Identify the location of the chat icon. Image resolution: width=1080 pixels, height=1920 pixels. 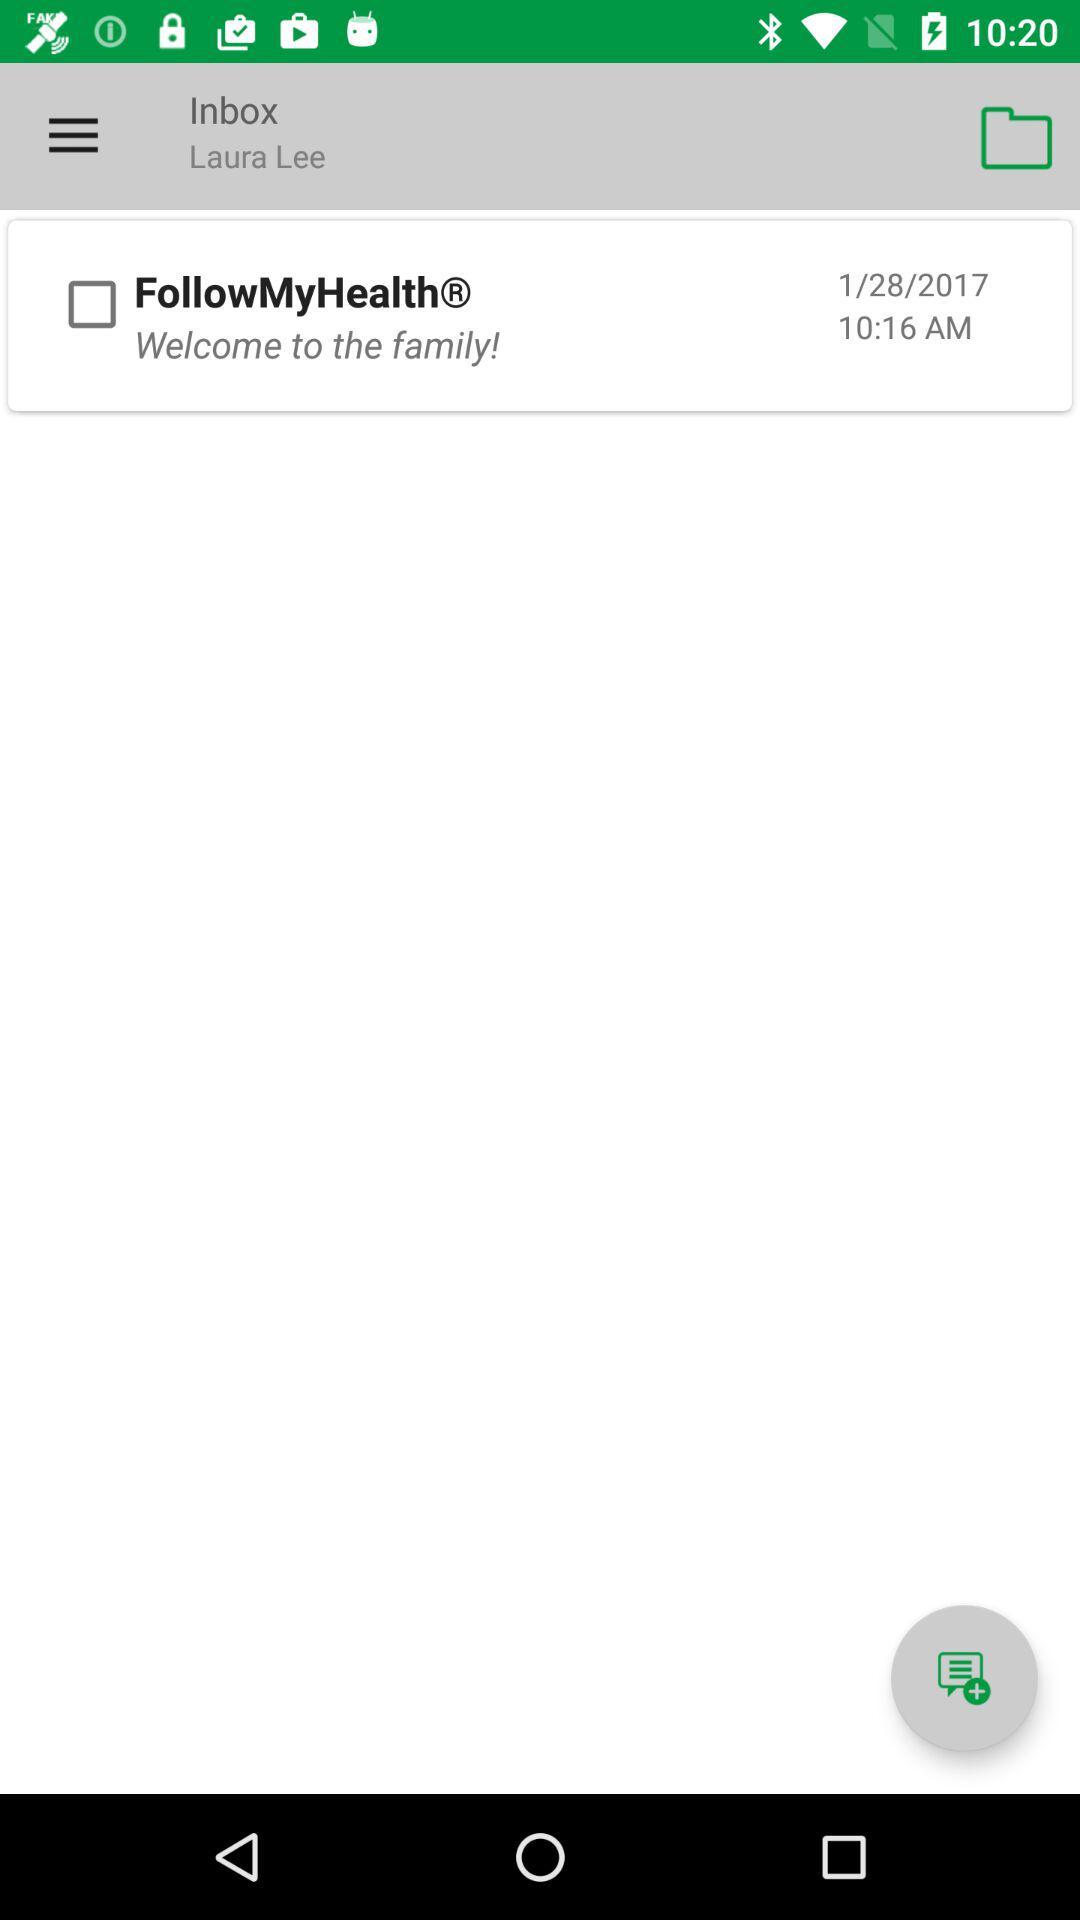
(963, 1678).